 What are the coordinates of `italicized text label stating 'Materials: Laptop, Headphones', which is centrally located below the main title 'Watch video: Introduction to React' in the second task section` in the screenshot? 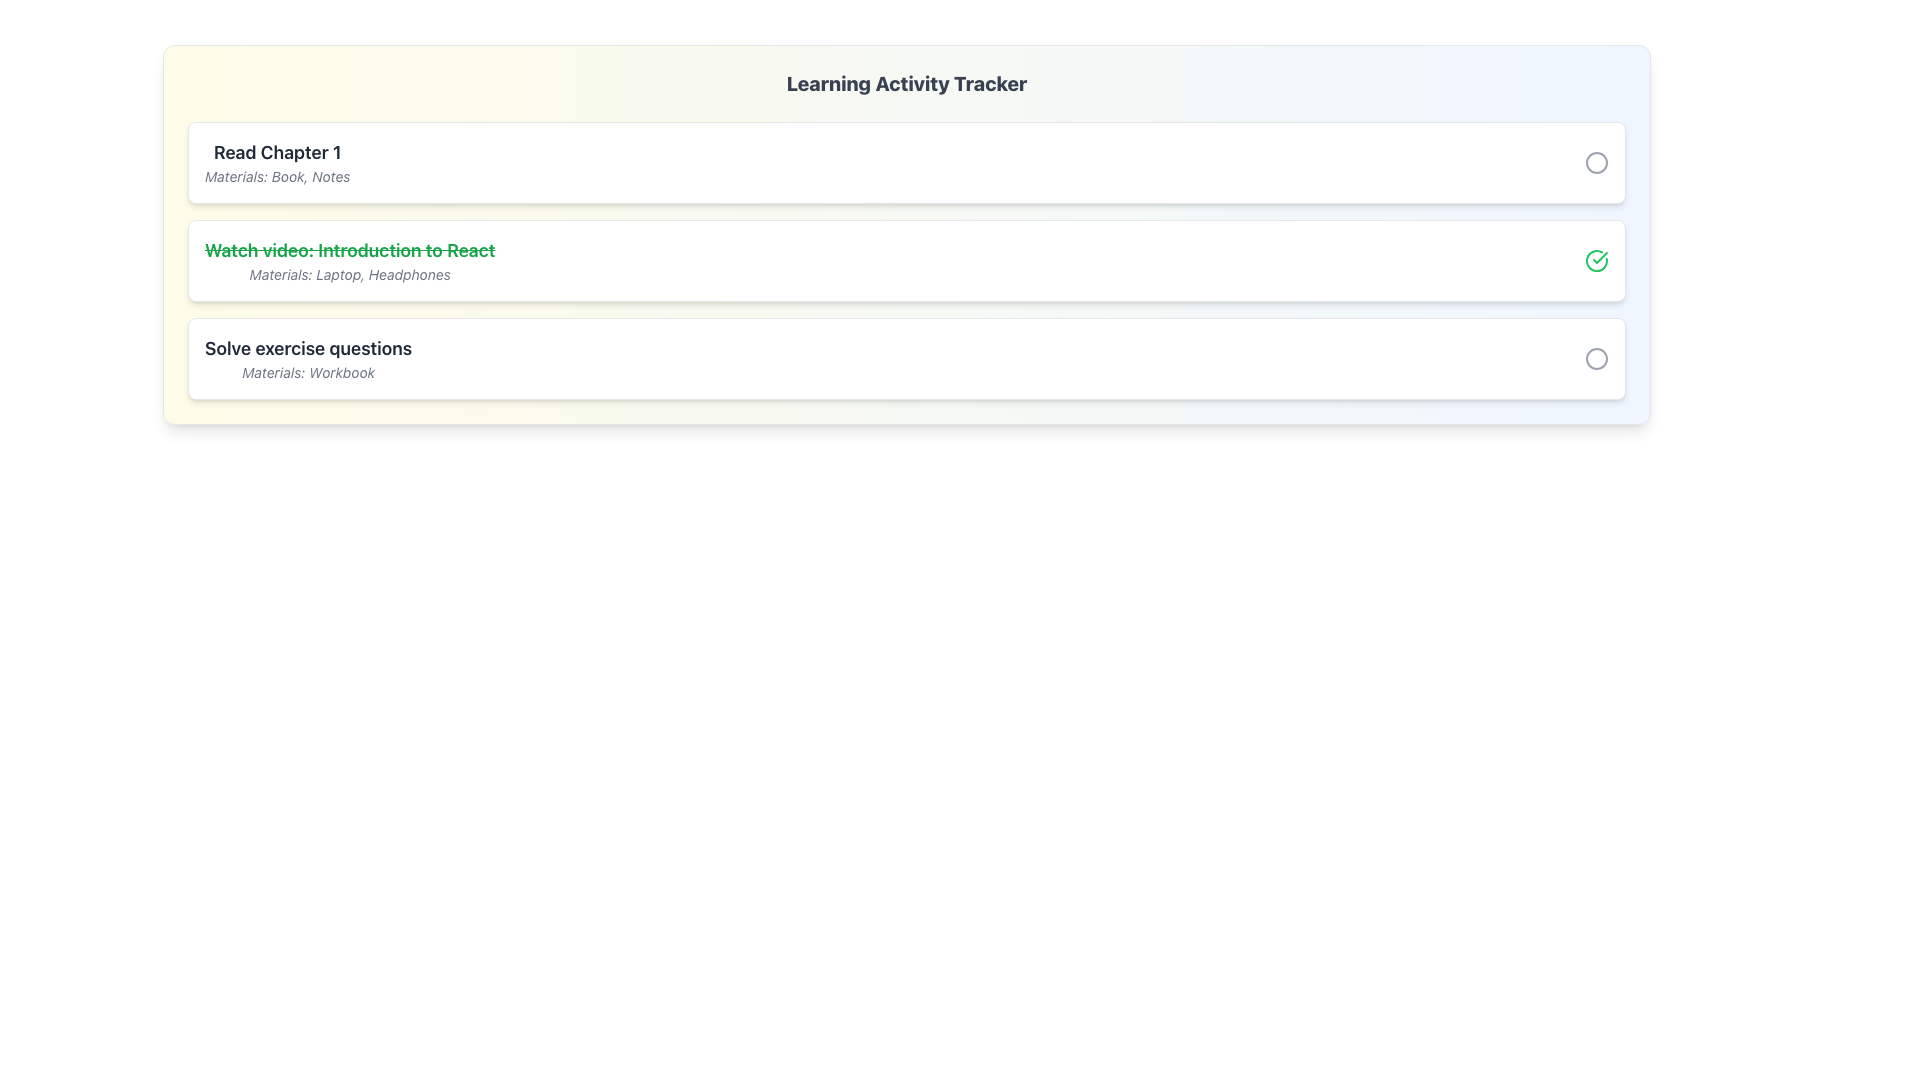 It's located at (350, 274).